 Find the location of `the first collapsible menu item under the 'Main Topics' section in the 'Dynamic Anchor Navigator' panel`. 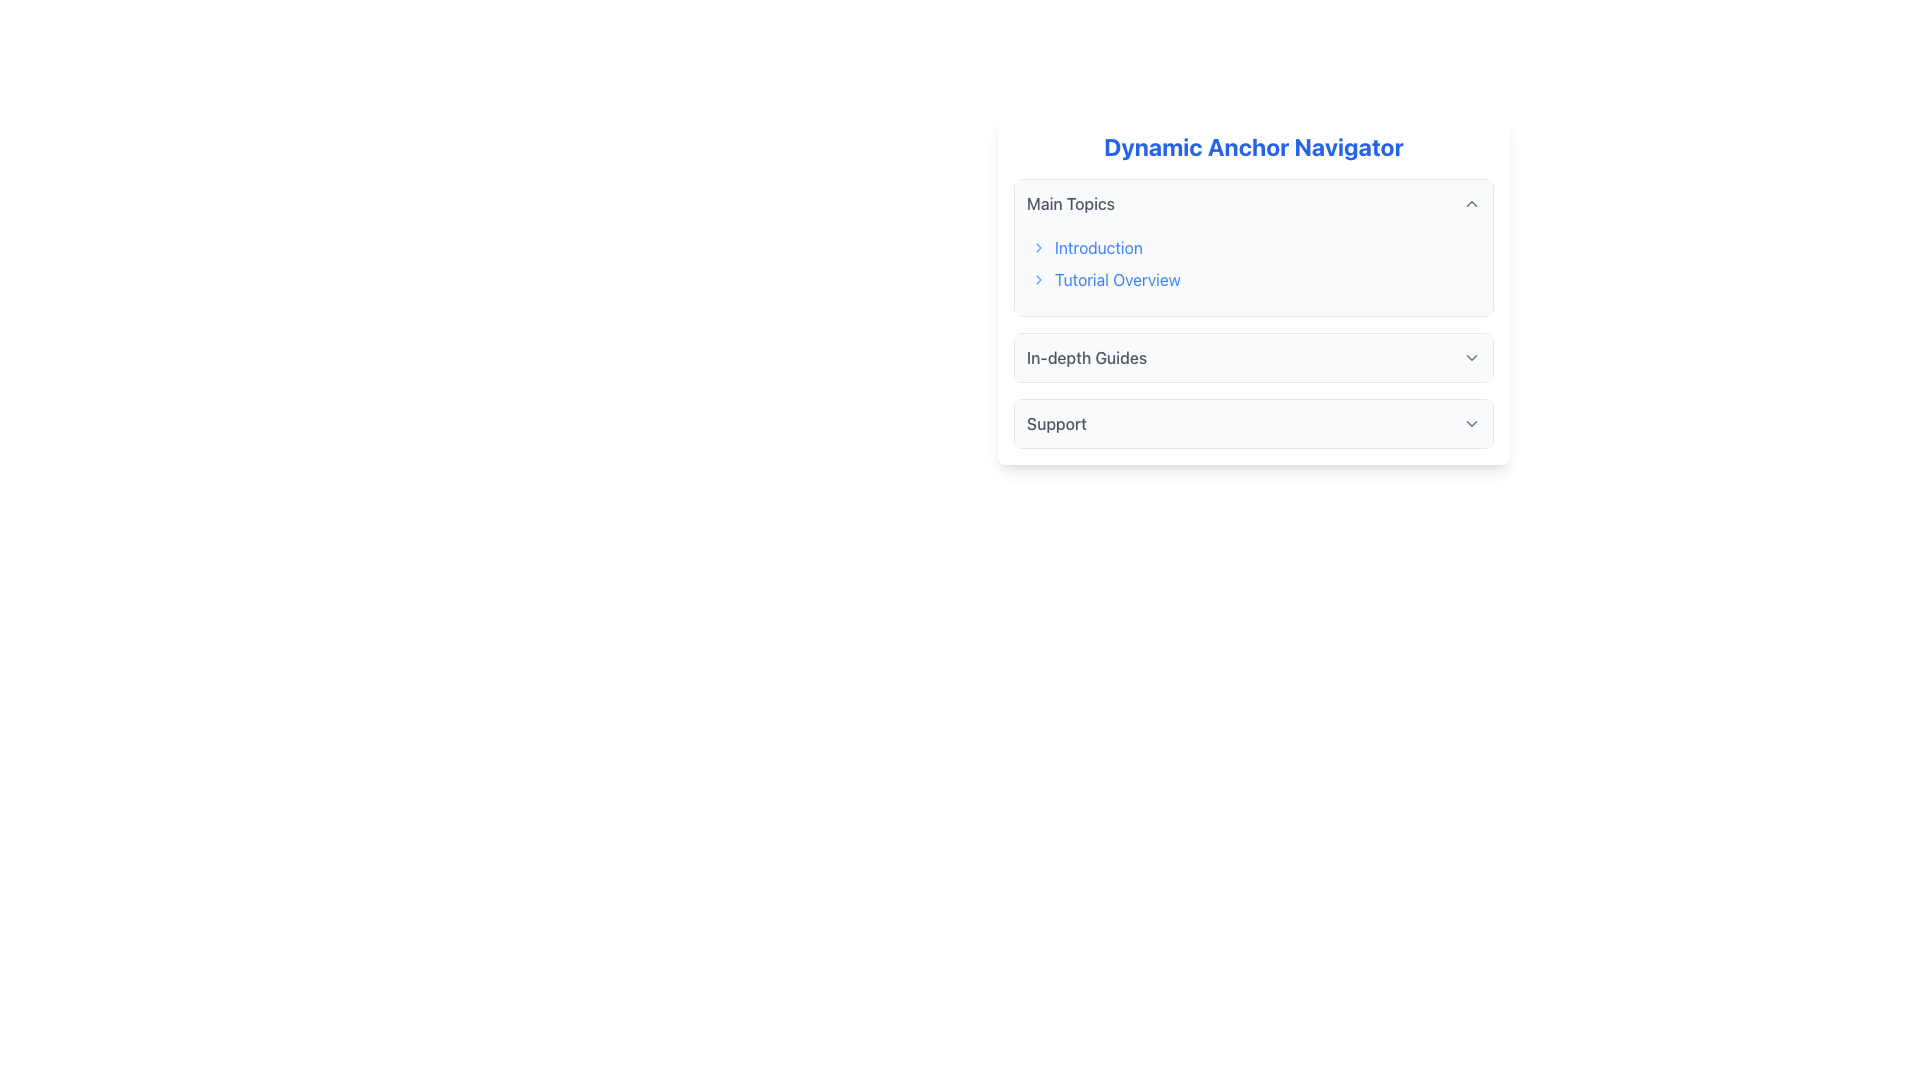

the first collapsible menu item under the 'Main Topics' section in the 'Dynamic Anchor Navigator' panel is located at coordinates (1252, 357).